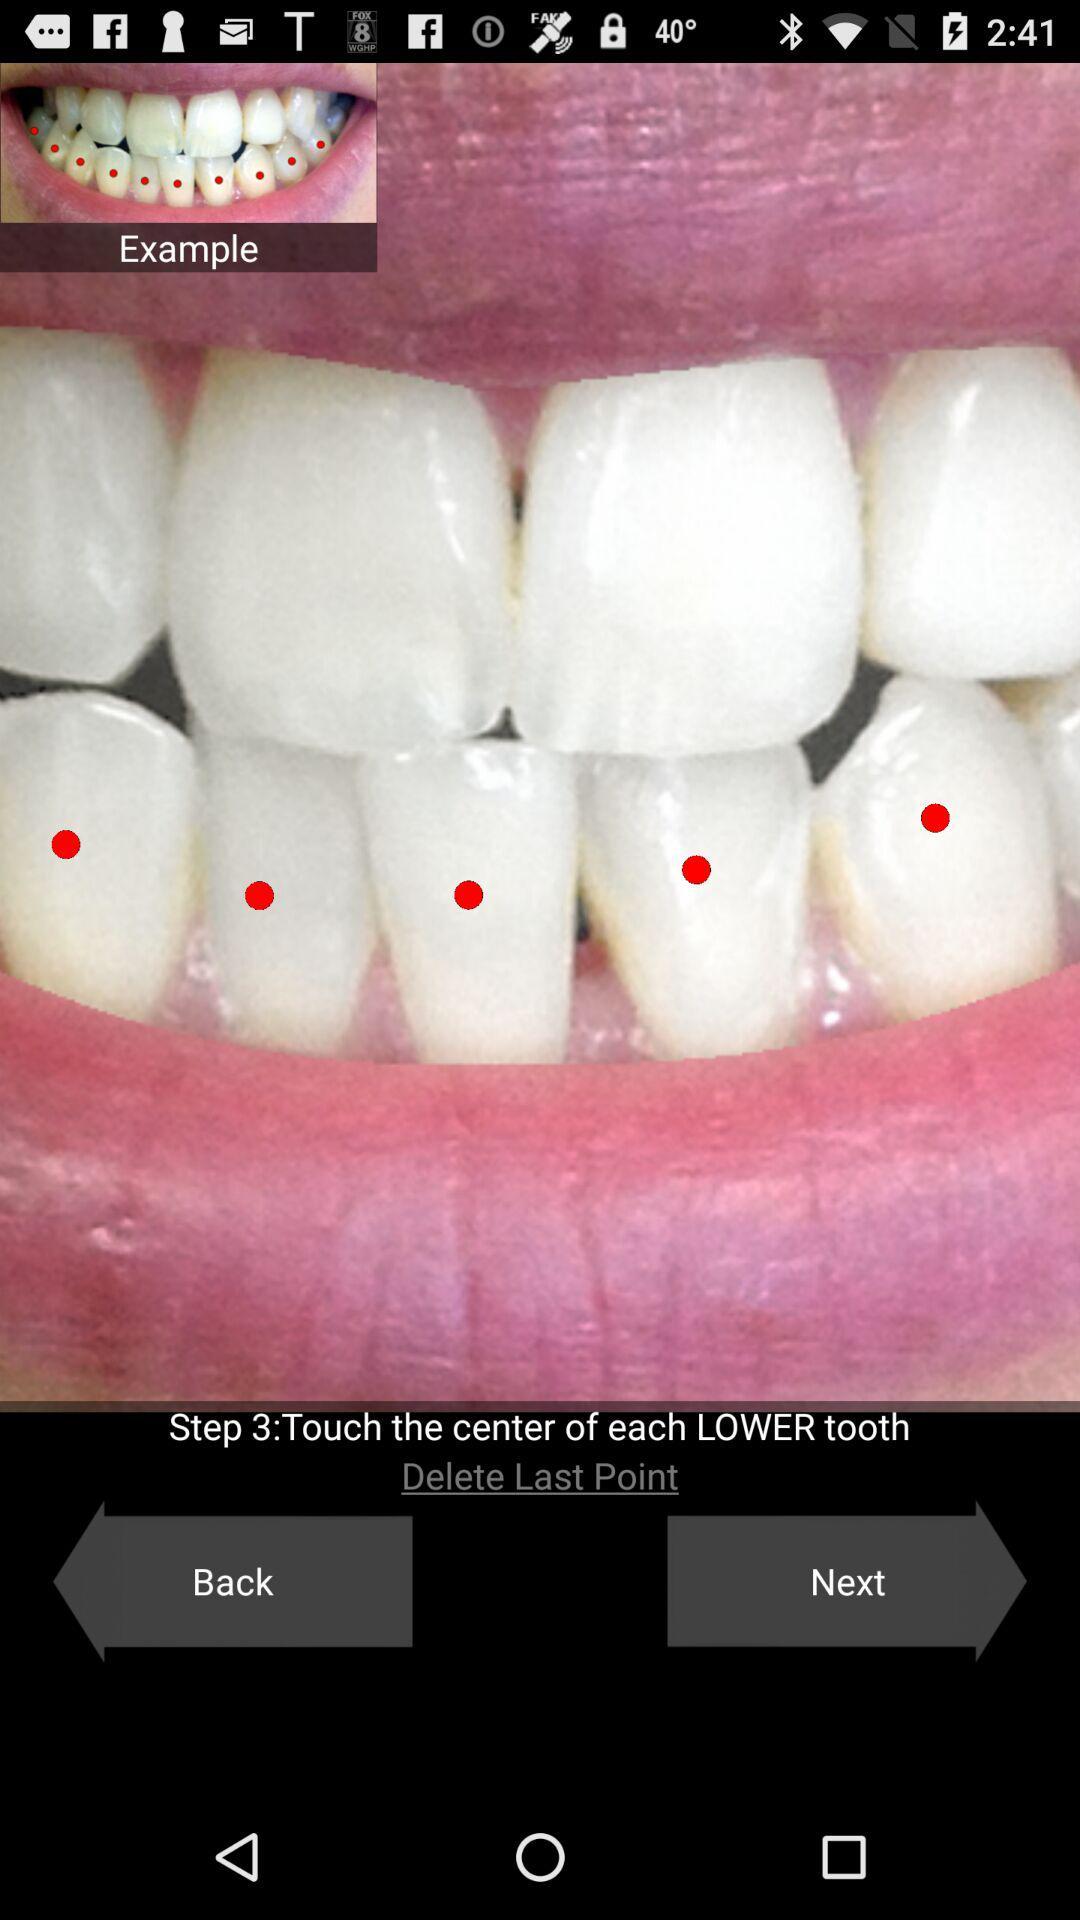 Image resolution: width=1080 pixels, height=1920 pixels. Describe the element at coordinates (231, 1580) in the screenshot. I see `item next to next item` at that location.